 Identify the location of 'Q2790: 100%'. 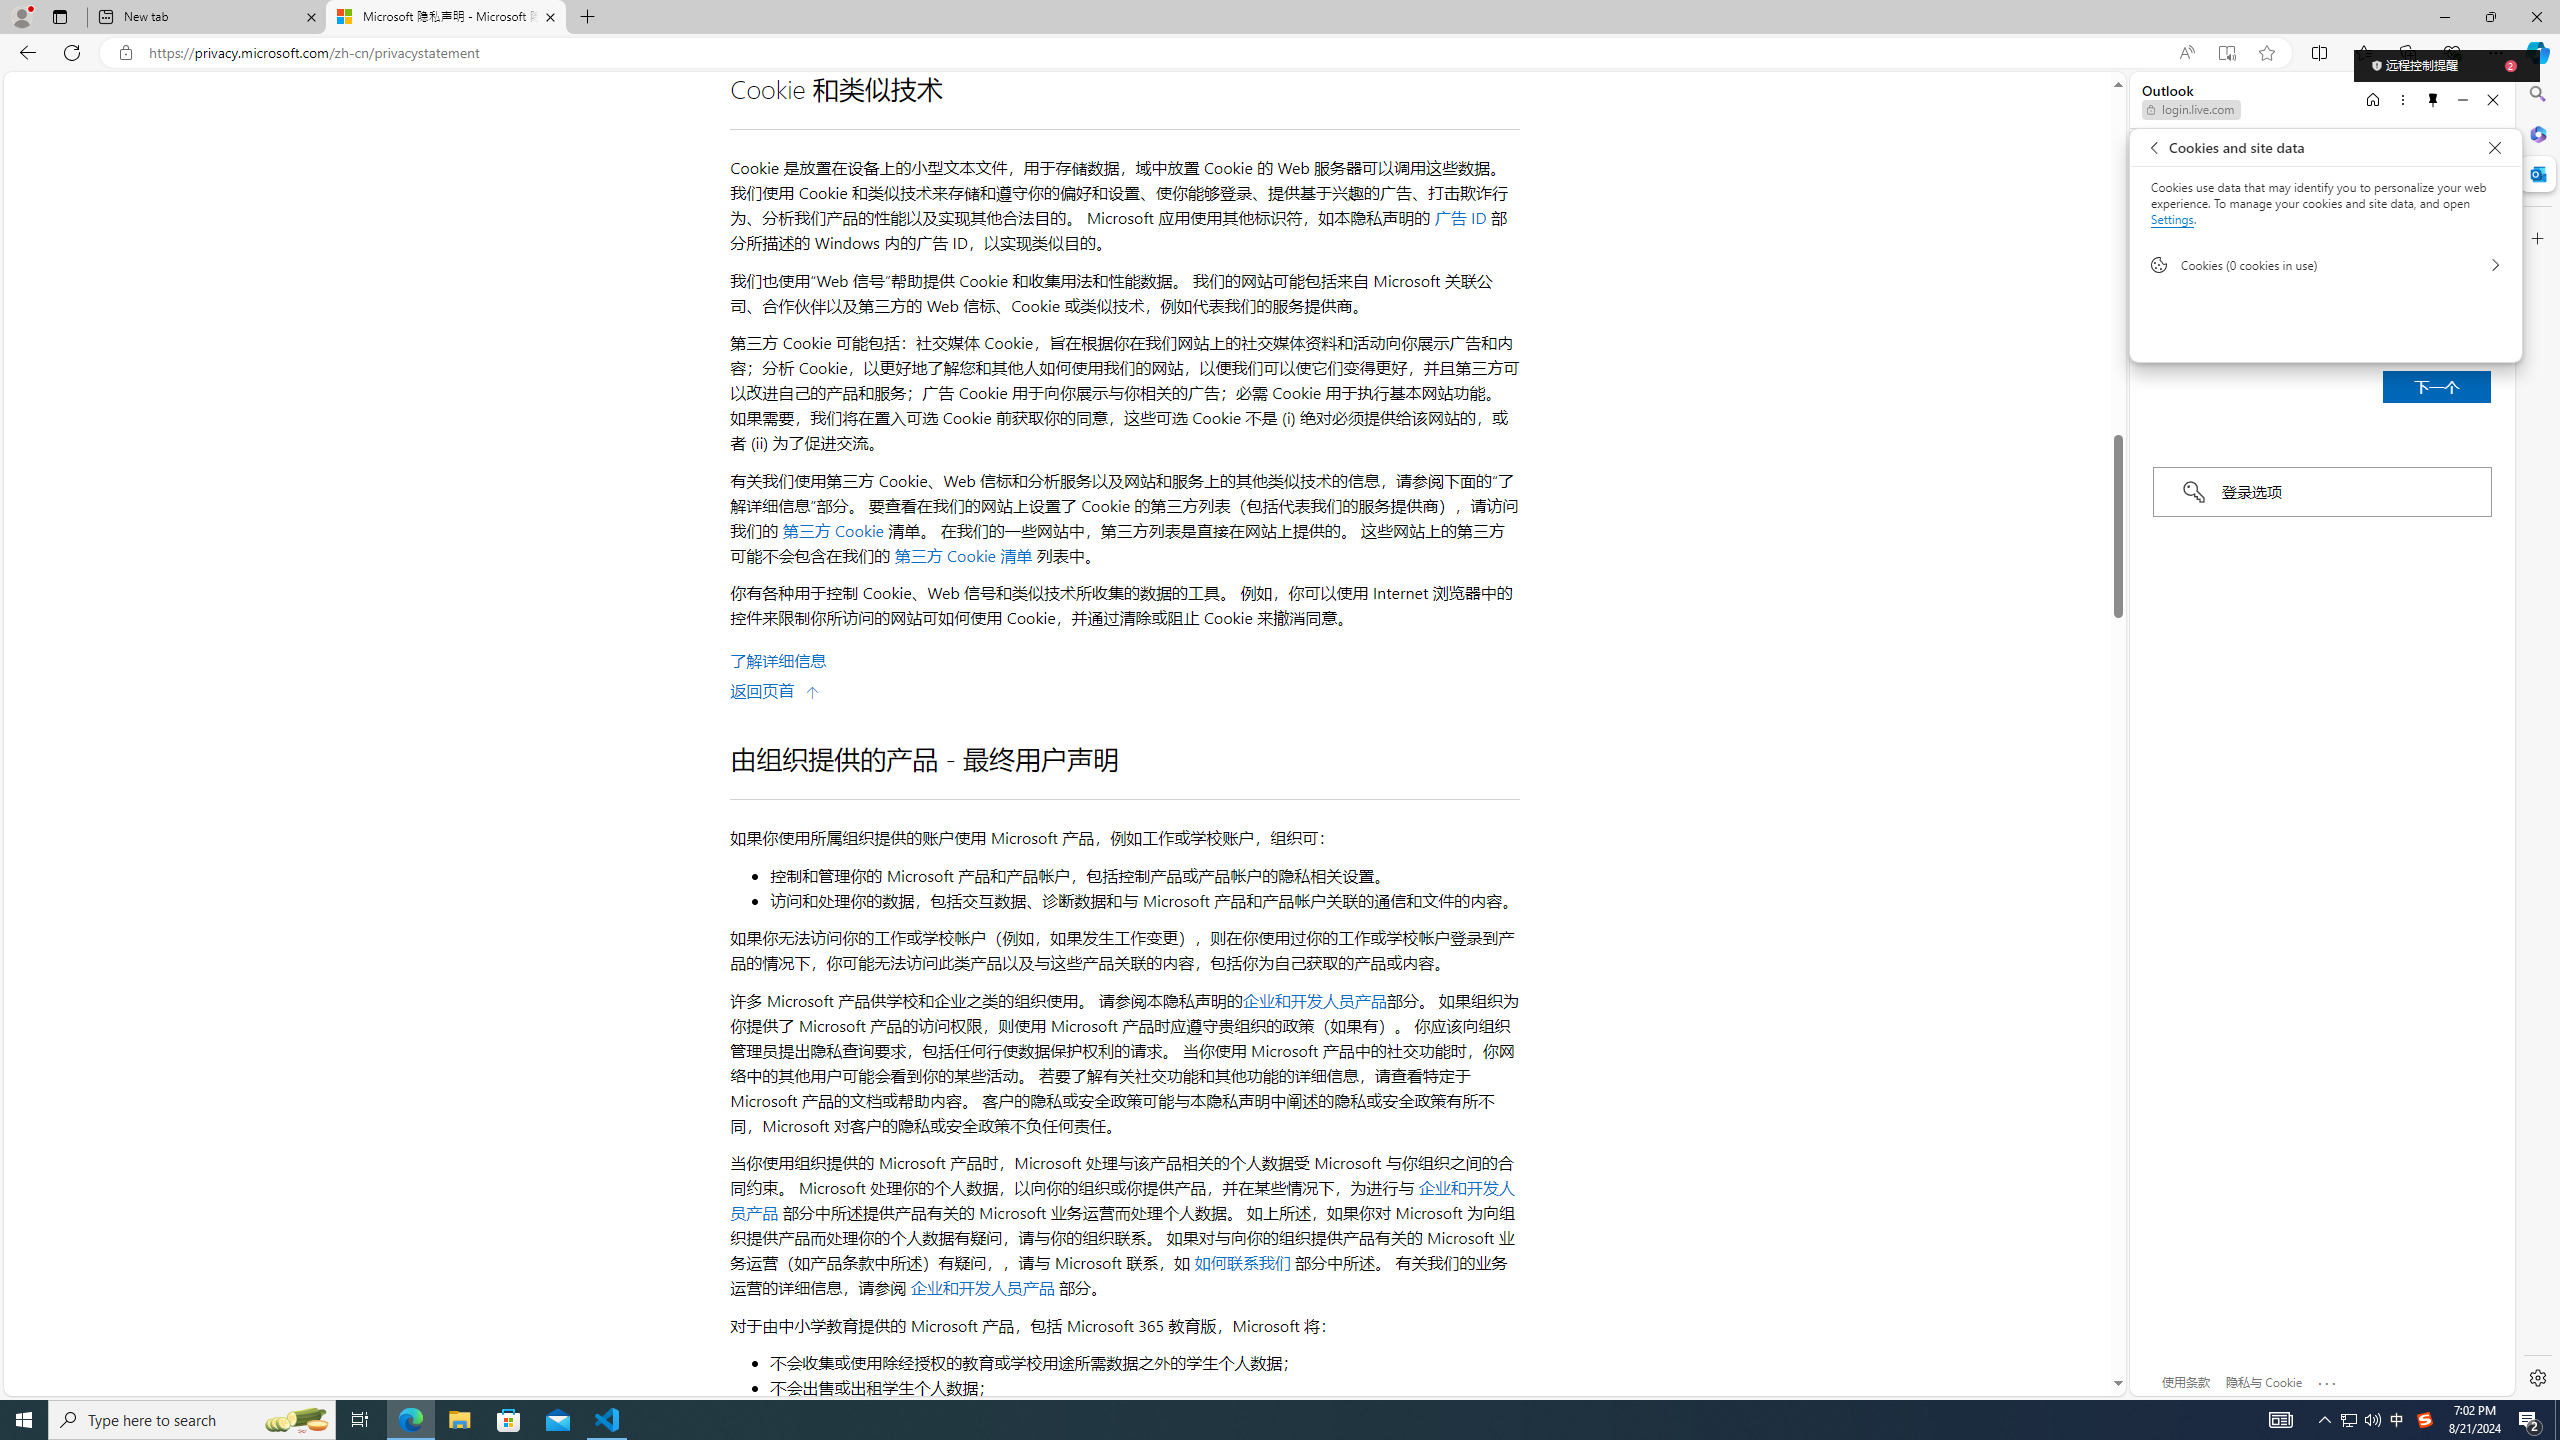
(2372, 1418).